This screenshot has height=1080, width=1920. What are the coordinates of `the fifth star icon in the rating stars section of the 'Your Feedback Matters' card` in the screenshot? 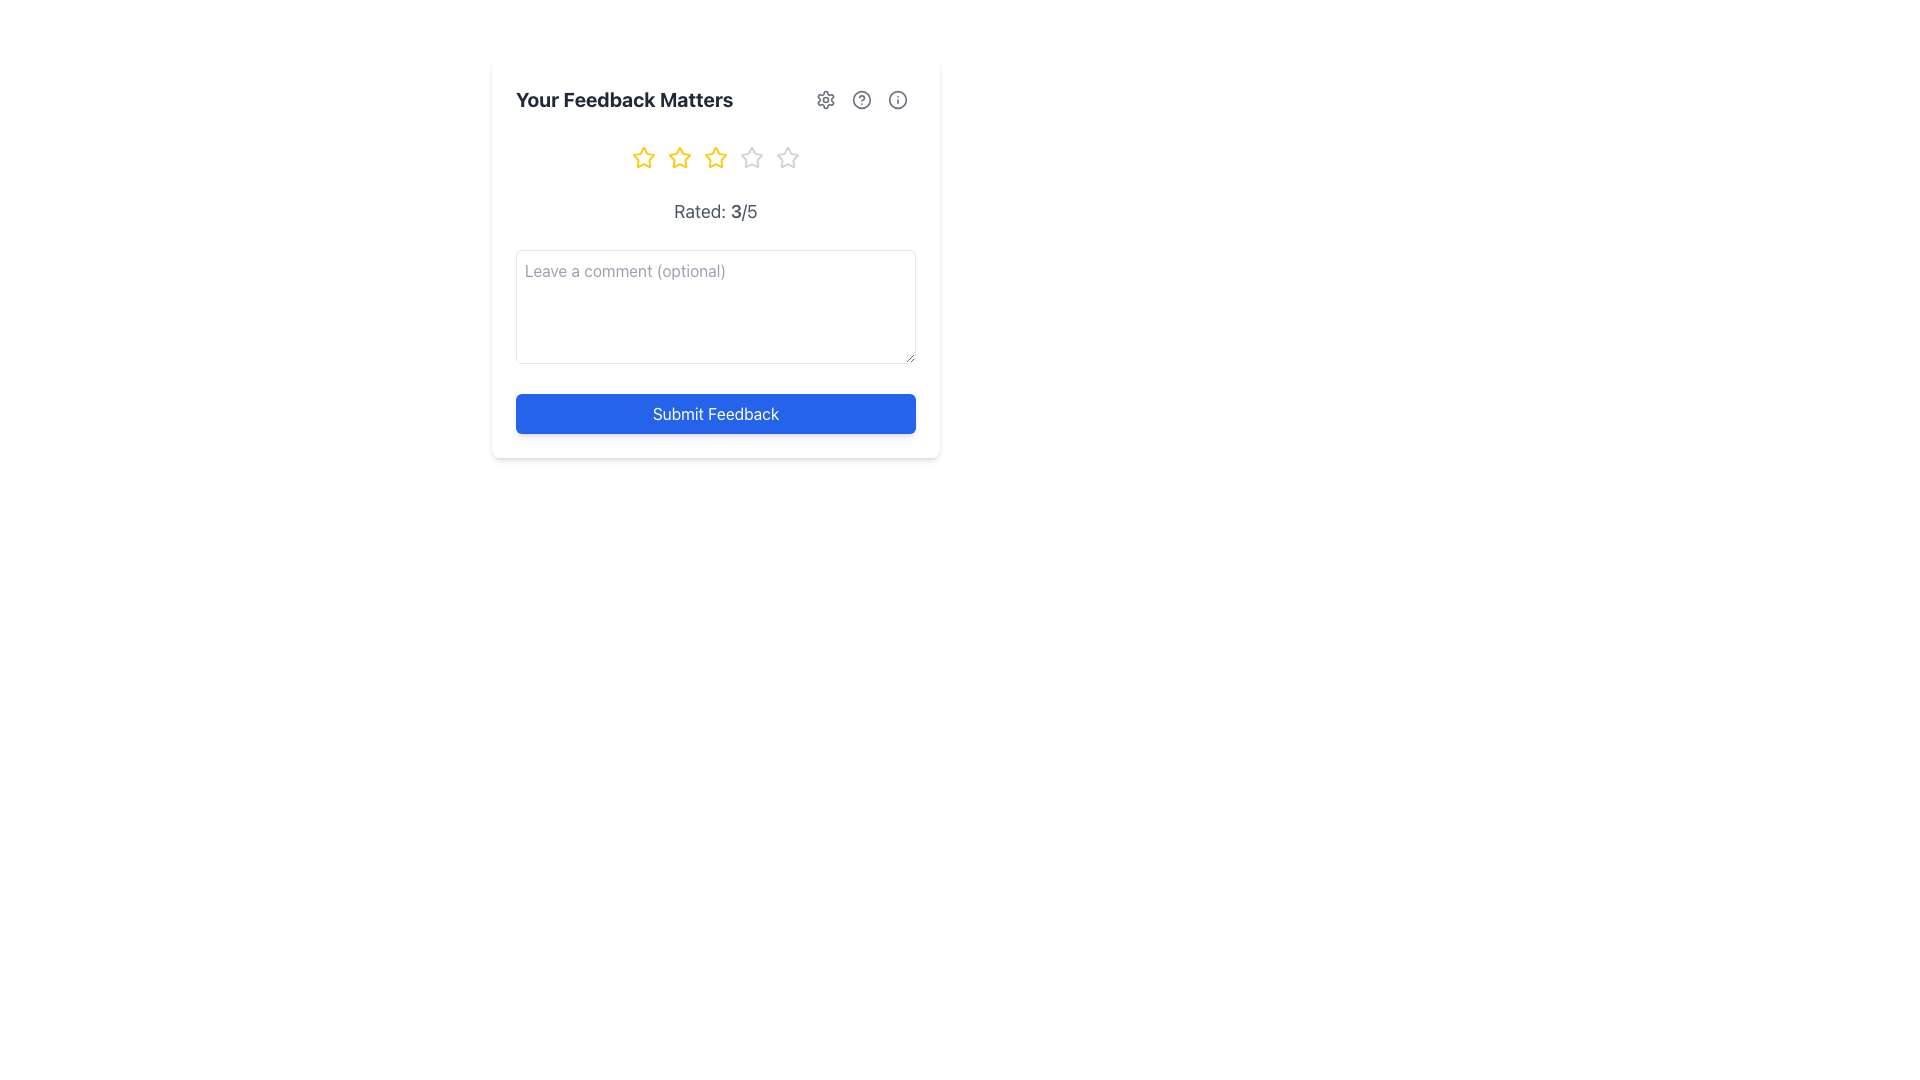 It's located at (786, 157).